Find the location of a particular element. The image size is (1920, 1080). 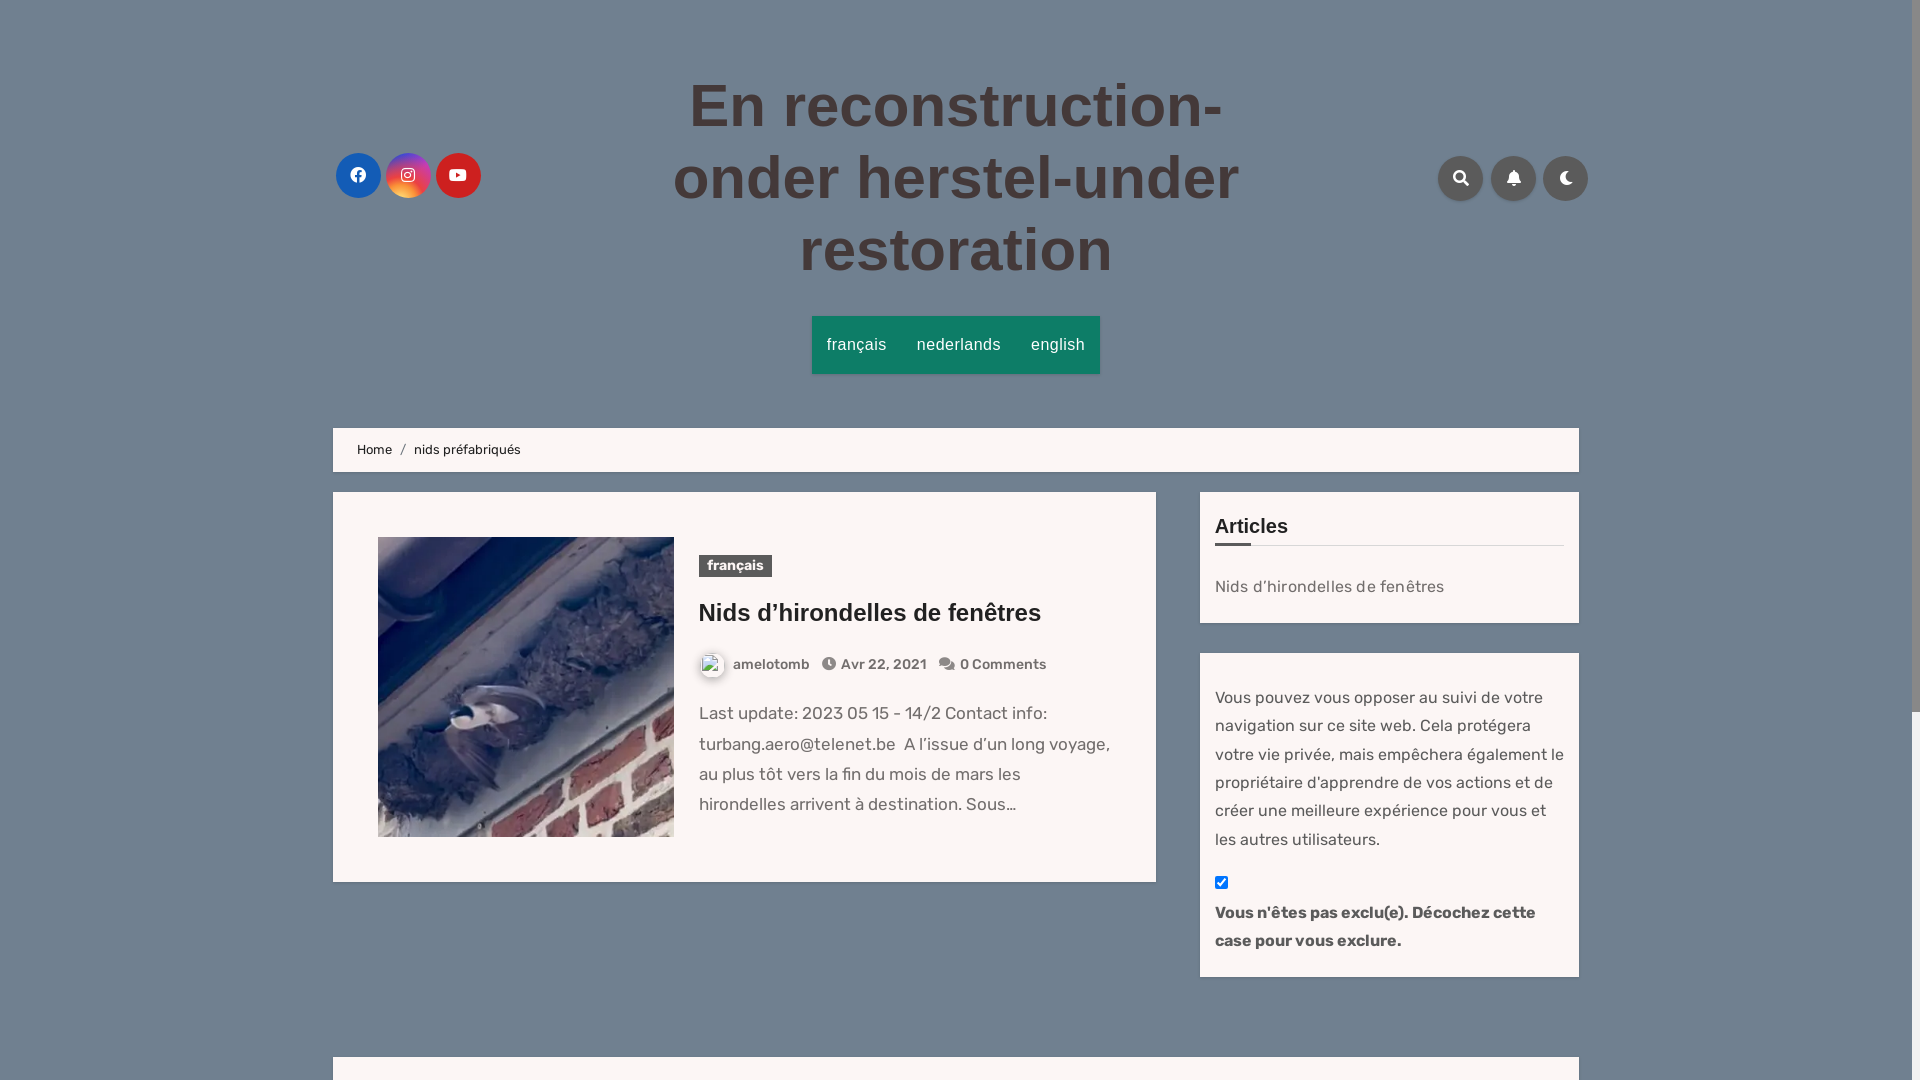

'Avr 22, 2021' is located at coordinates (838, 664).